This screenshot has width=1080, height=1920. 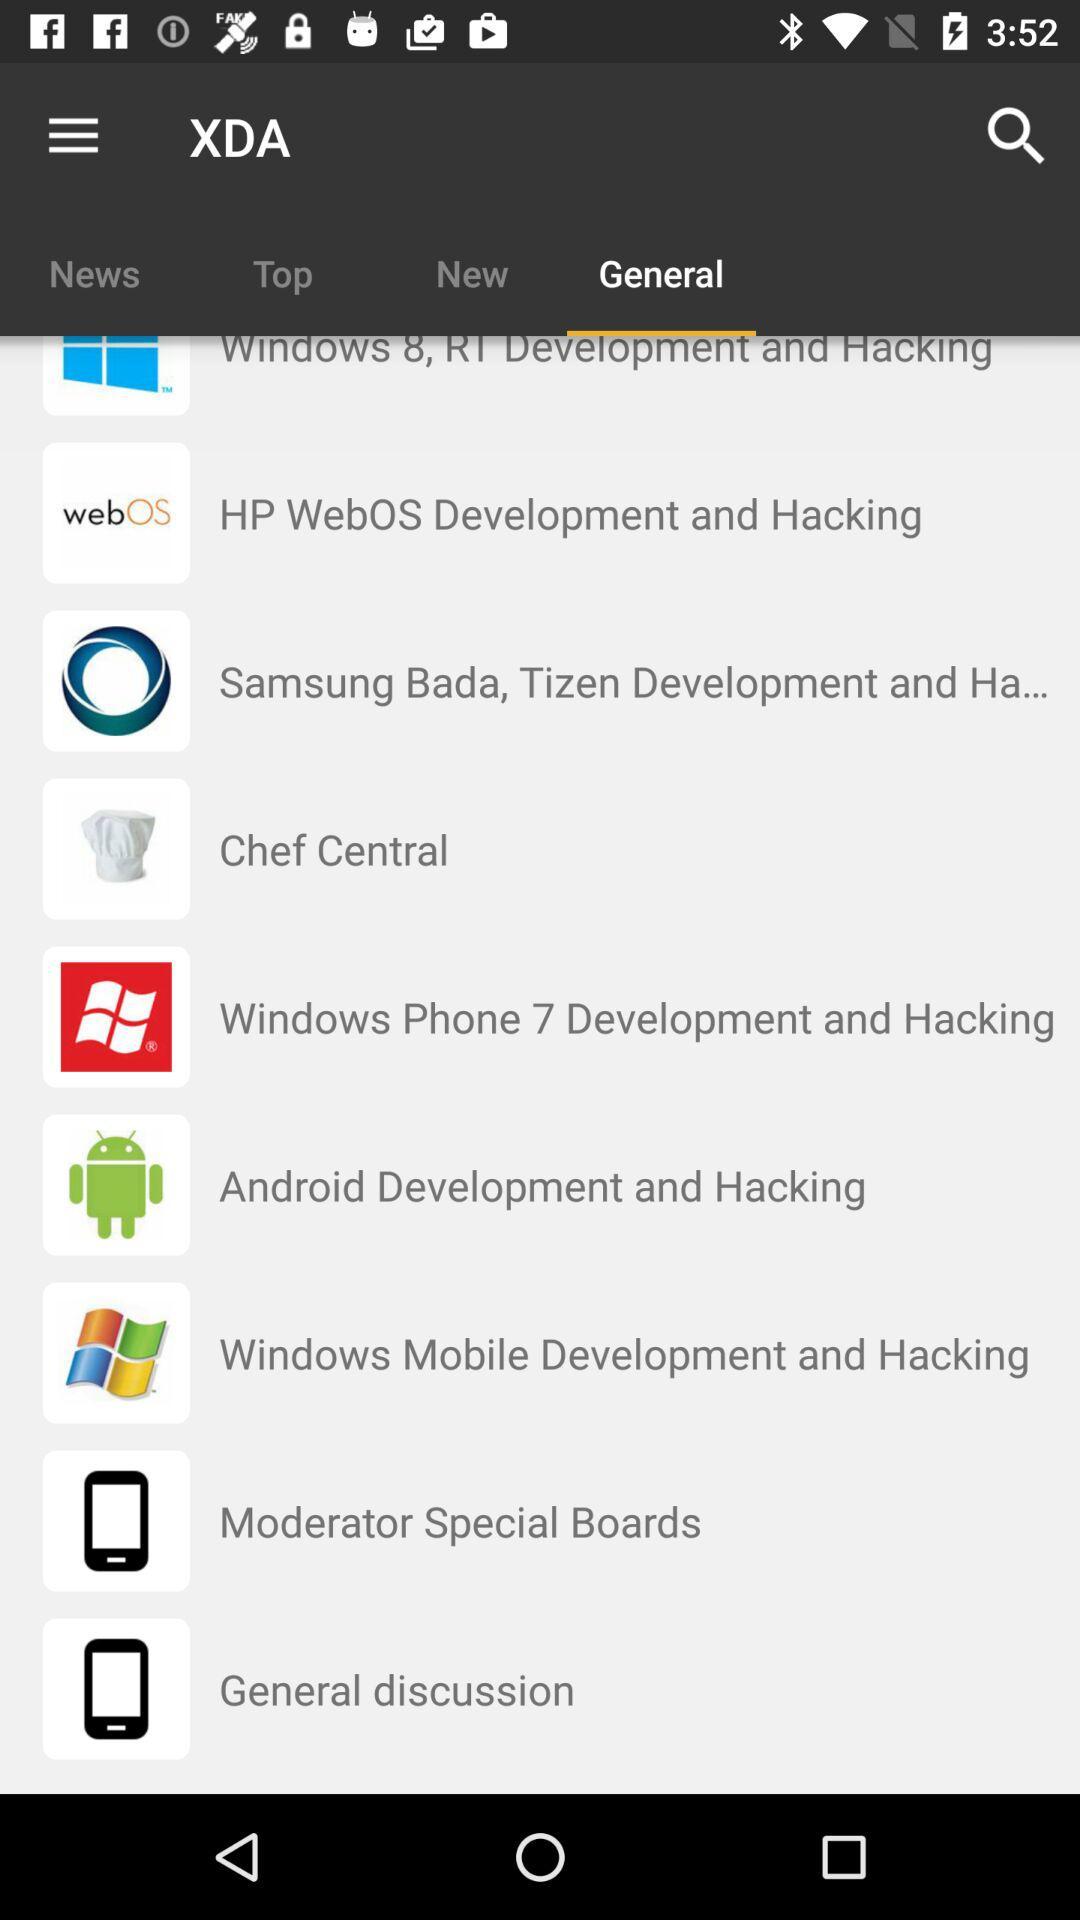 I want to click on the item next to the xda icon, so click(x=1017, y=135).